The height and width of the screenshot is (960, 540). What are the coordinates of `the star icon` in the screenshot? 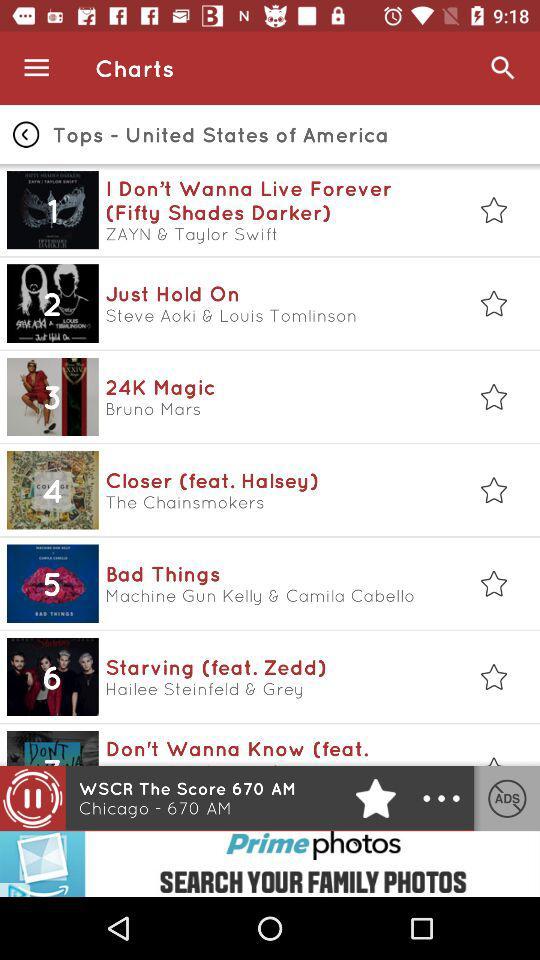 It's located at (375, 798).